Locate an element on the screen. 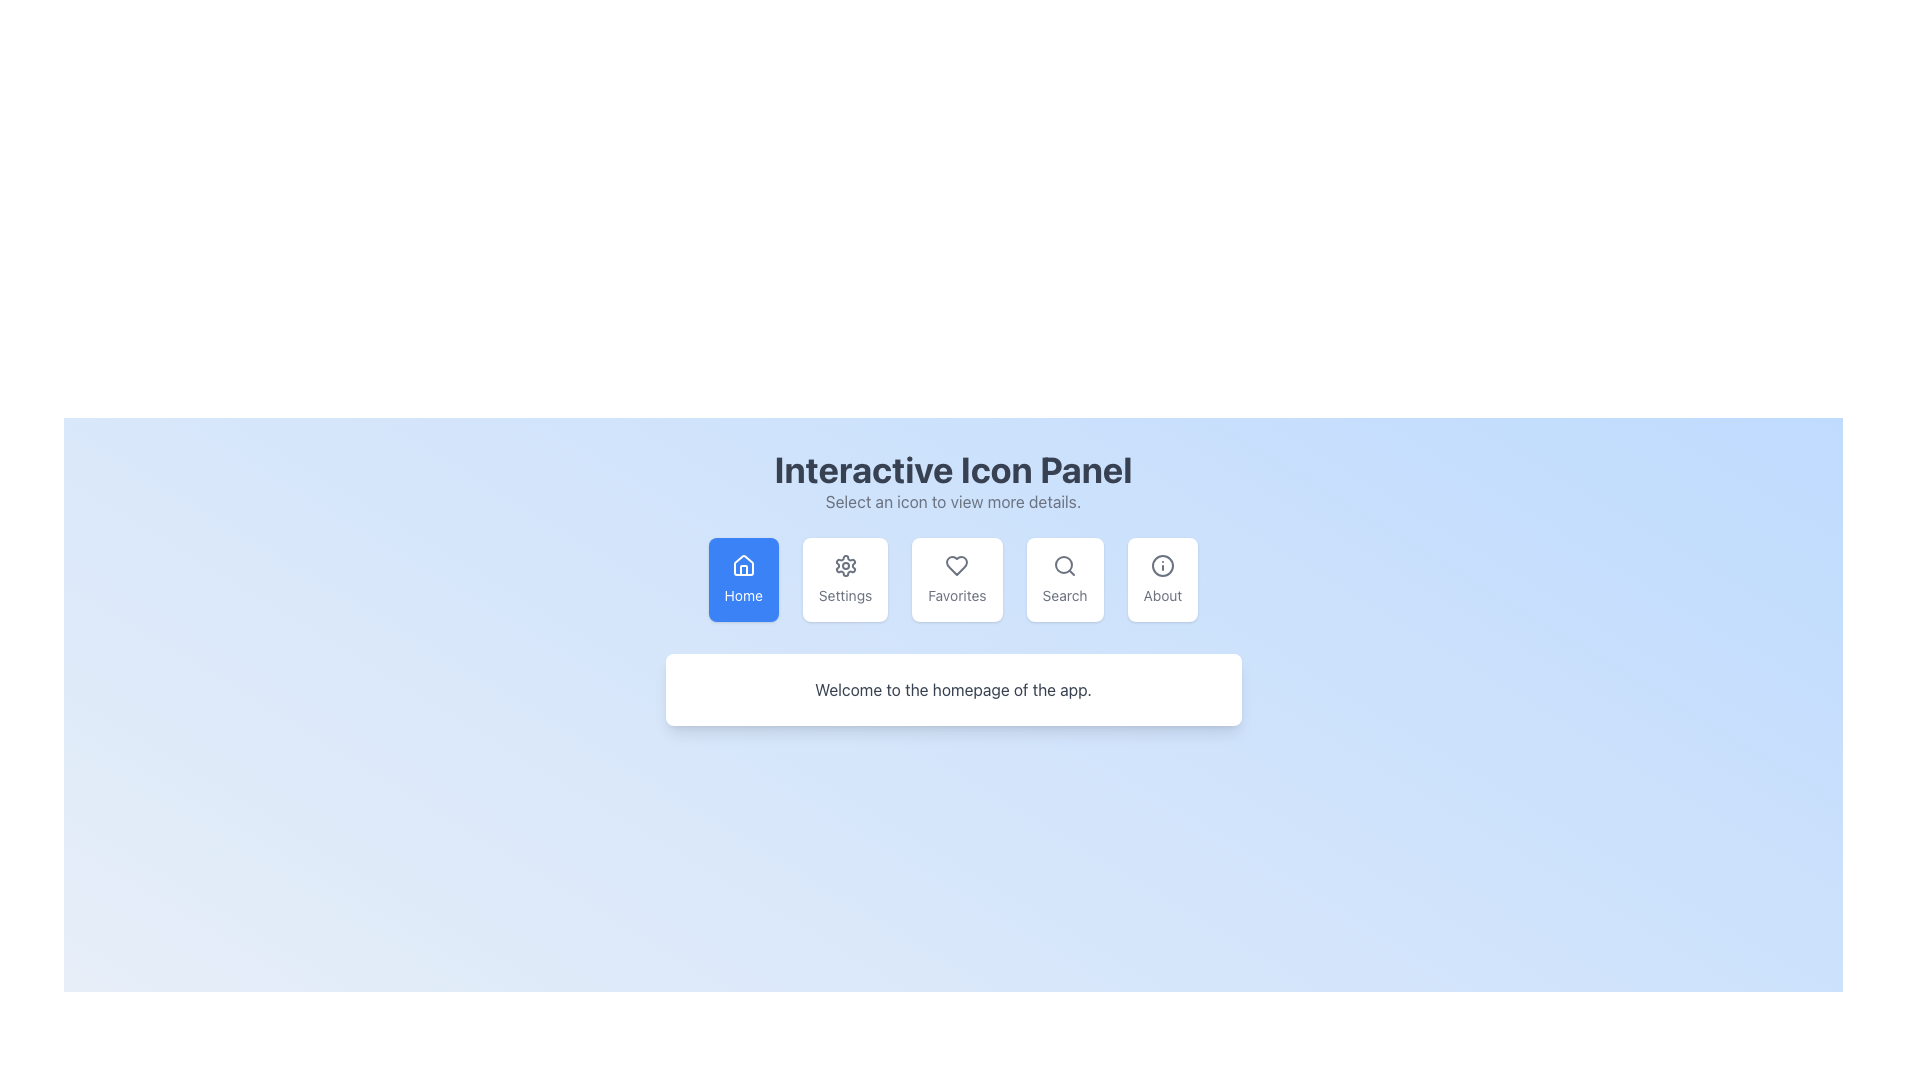 The height and width of the screenshot is (1080, 1920). the house icon within the blue 'Home' button, which is part of the first interactive card in the horizontal icon panel is located at coordinates (742, 566).